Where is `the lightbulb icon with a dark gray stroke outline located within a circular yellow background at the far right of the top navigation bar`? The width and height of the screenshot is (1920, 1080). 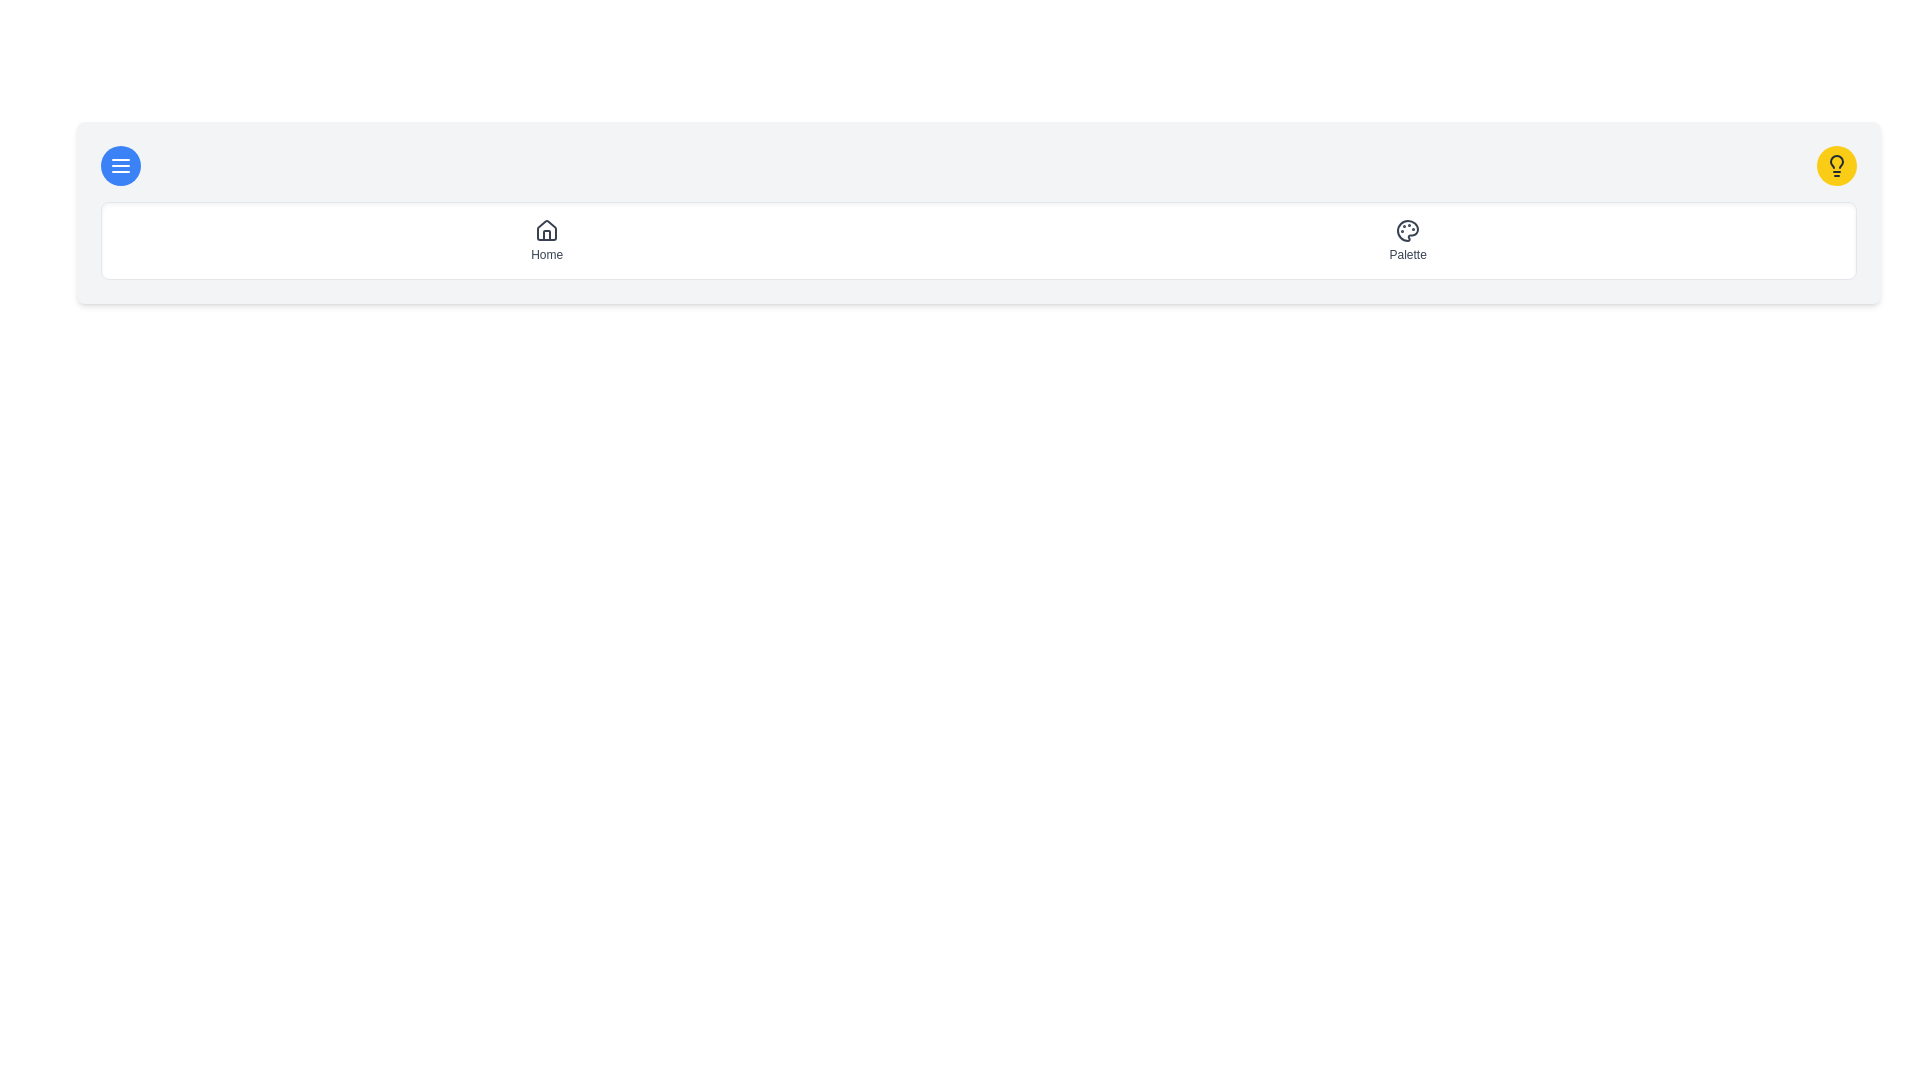
the lightbulb icon with a dark gray stroke outline located within a circular yellow background at the far right of the top navigation bar is located at coordinates (1837, 164).